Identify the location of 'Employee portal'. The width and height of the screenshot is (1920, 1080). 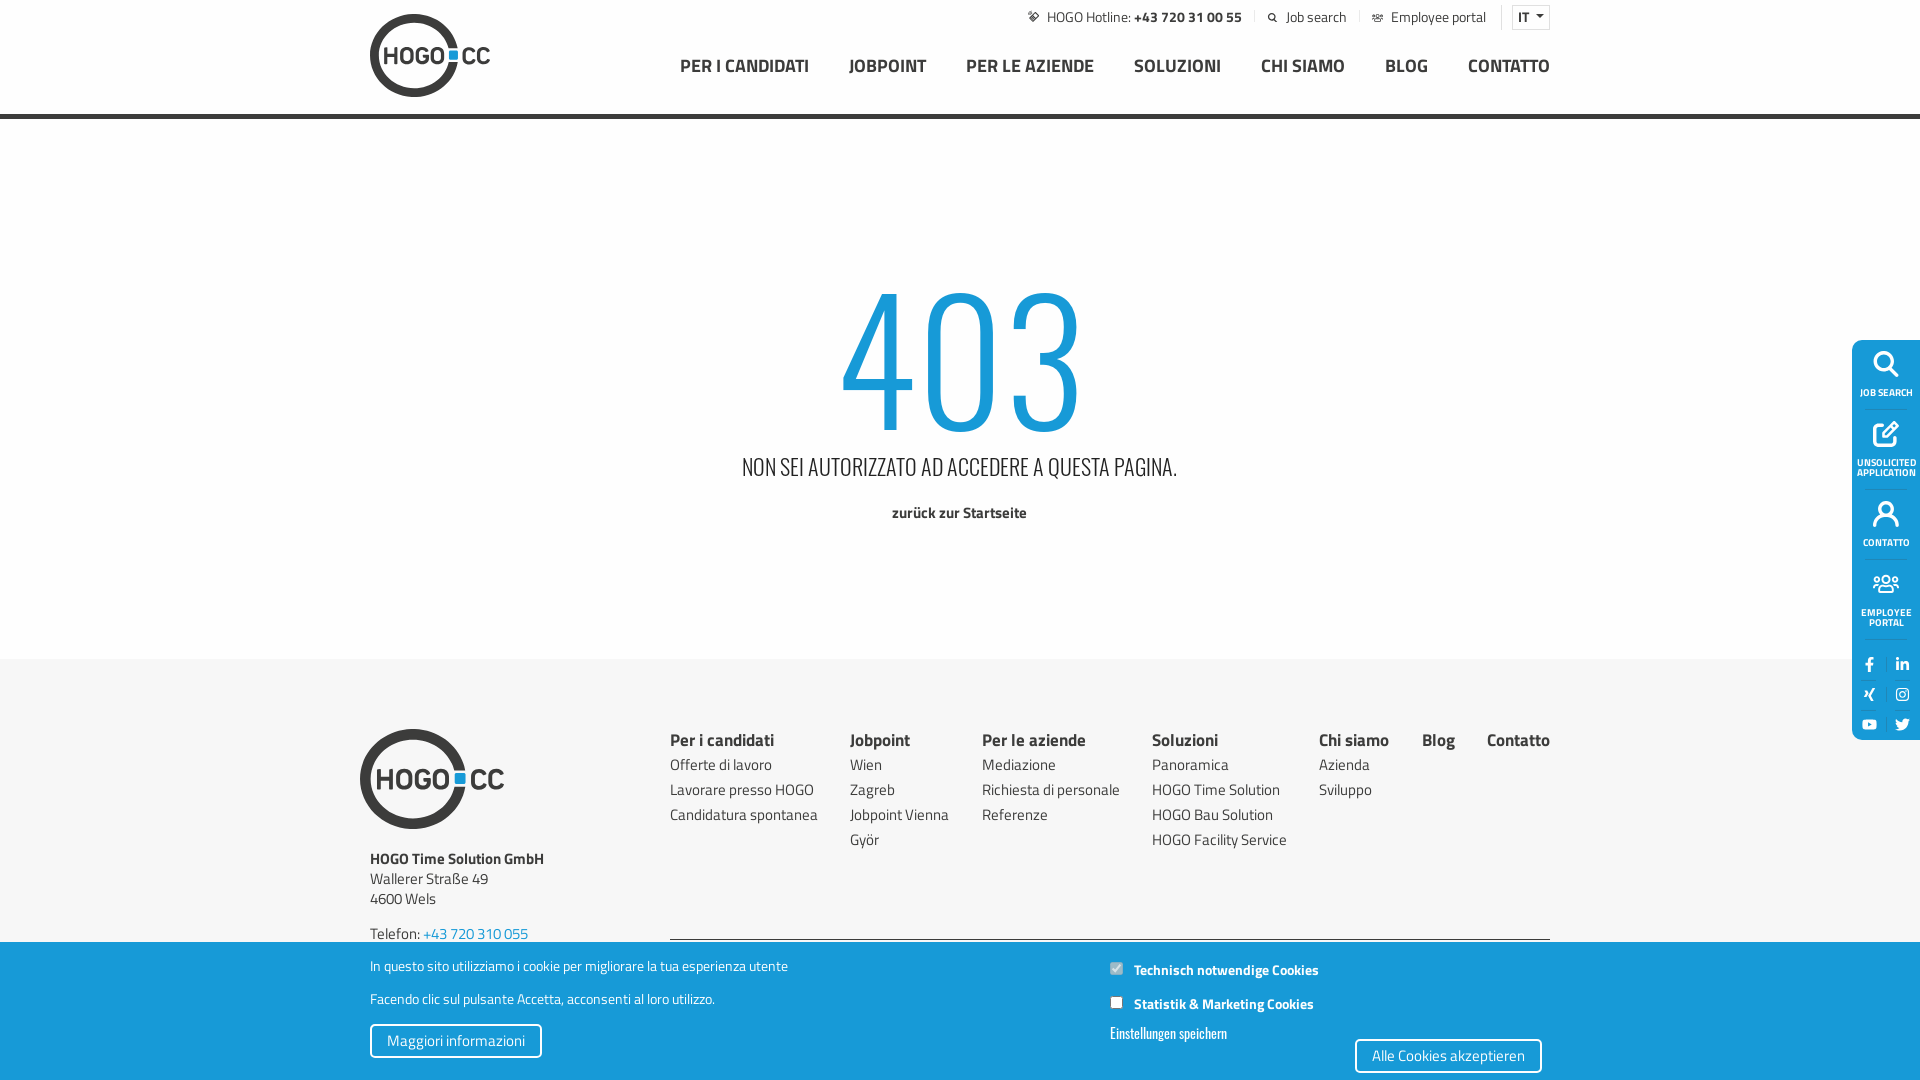
(1371, 16).